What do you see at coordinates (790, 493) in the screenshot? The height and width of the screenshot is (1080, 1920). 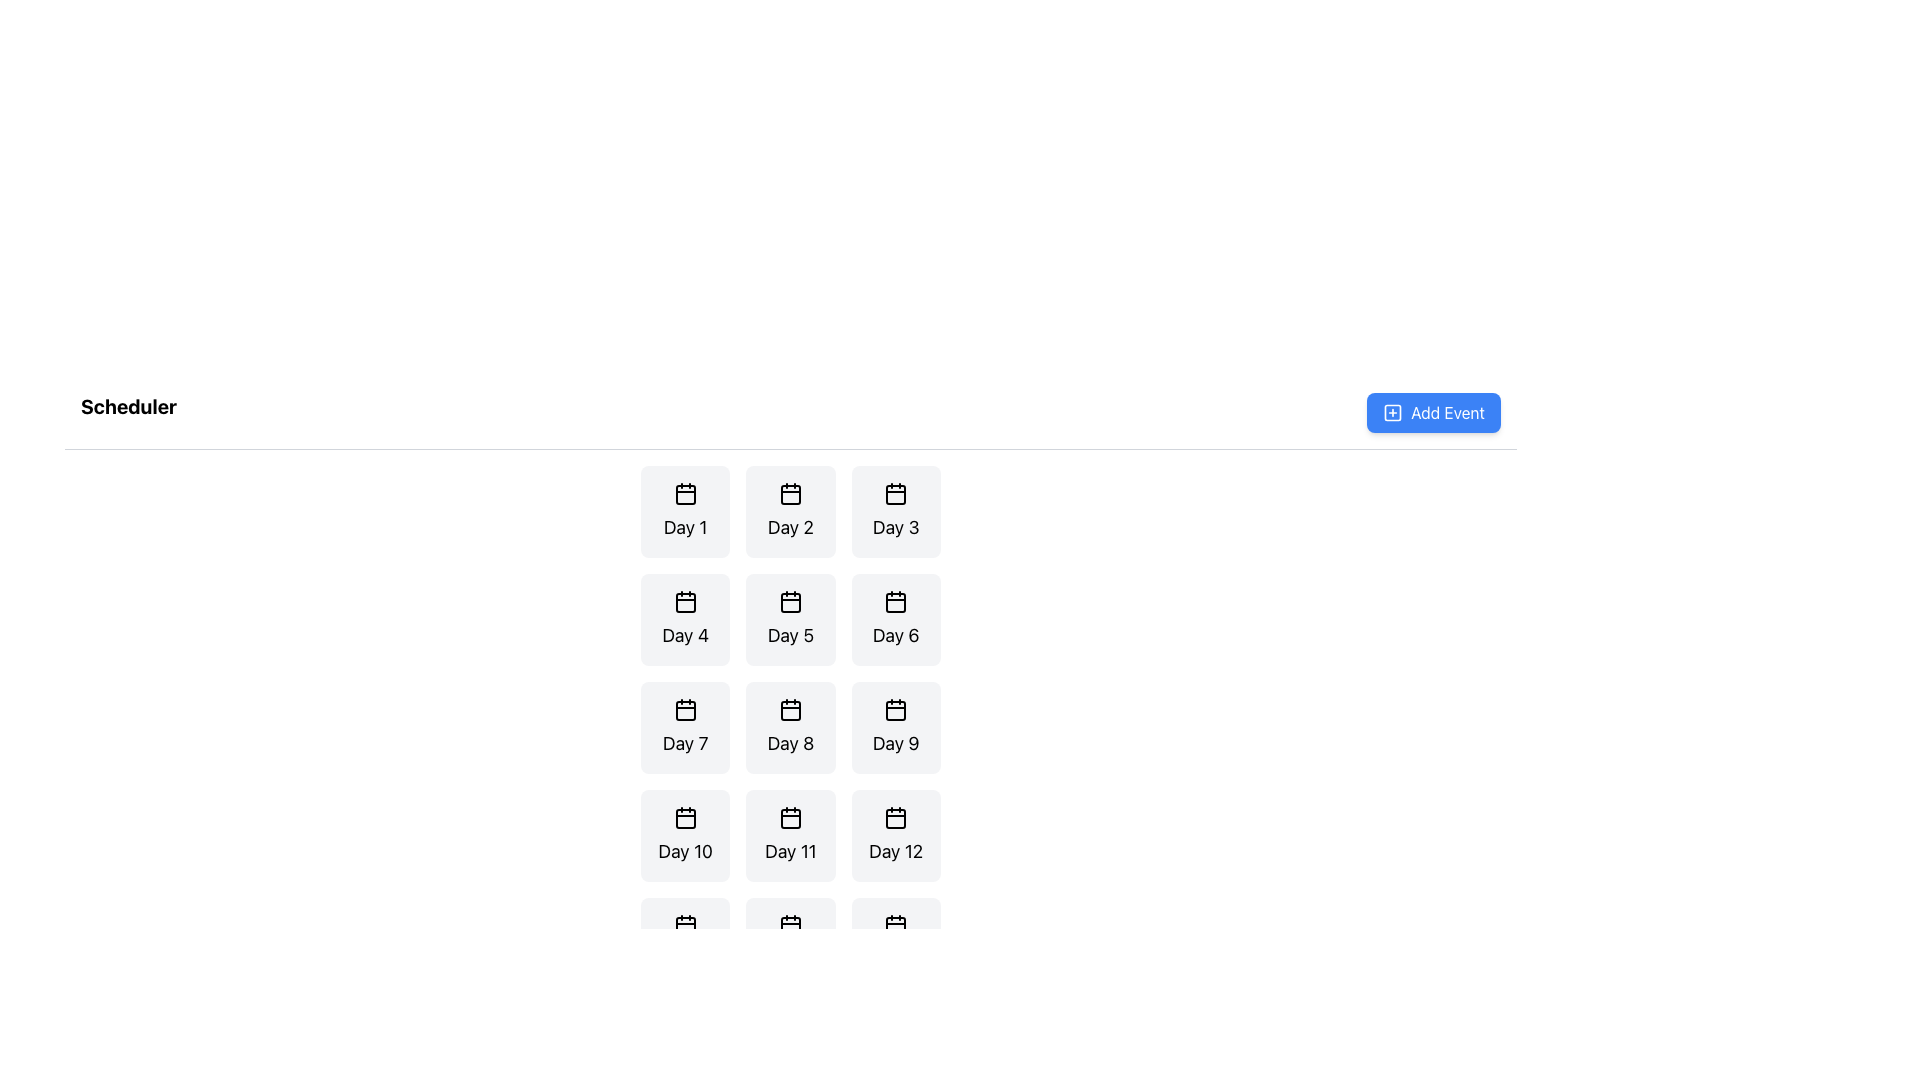 I see `the decorative calendar icon located in the center of the 'Day 2' tile in the scheduler interface` at bounding box center [790, 493].